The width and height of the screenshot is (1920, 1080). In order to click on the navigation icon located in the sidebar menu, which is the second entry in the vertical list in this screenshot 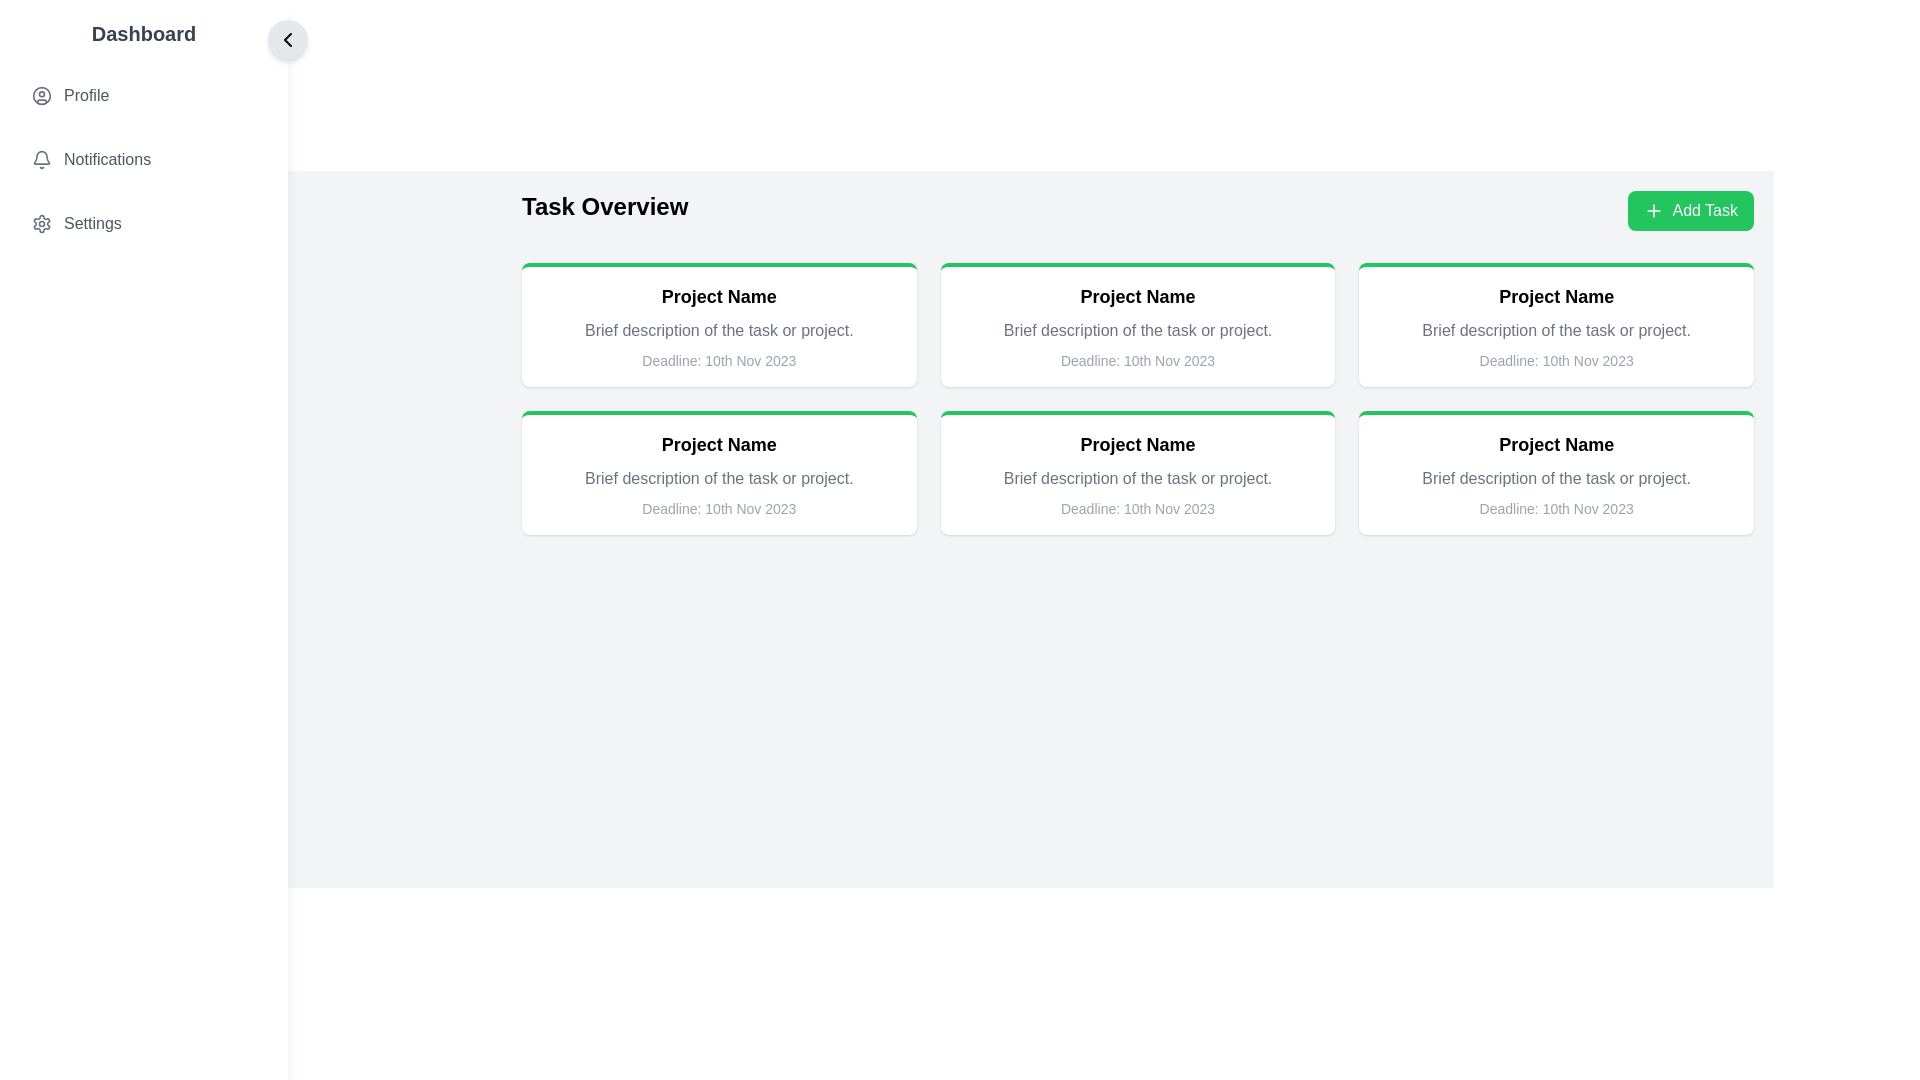, I will do `click(143, 158)`.